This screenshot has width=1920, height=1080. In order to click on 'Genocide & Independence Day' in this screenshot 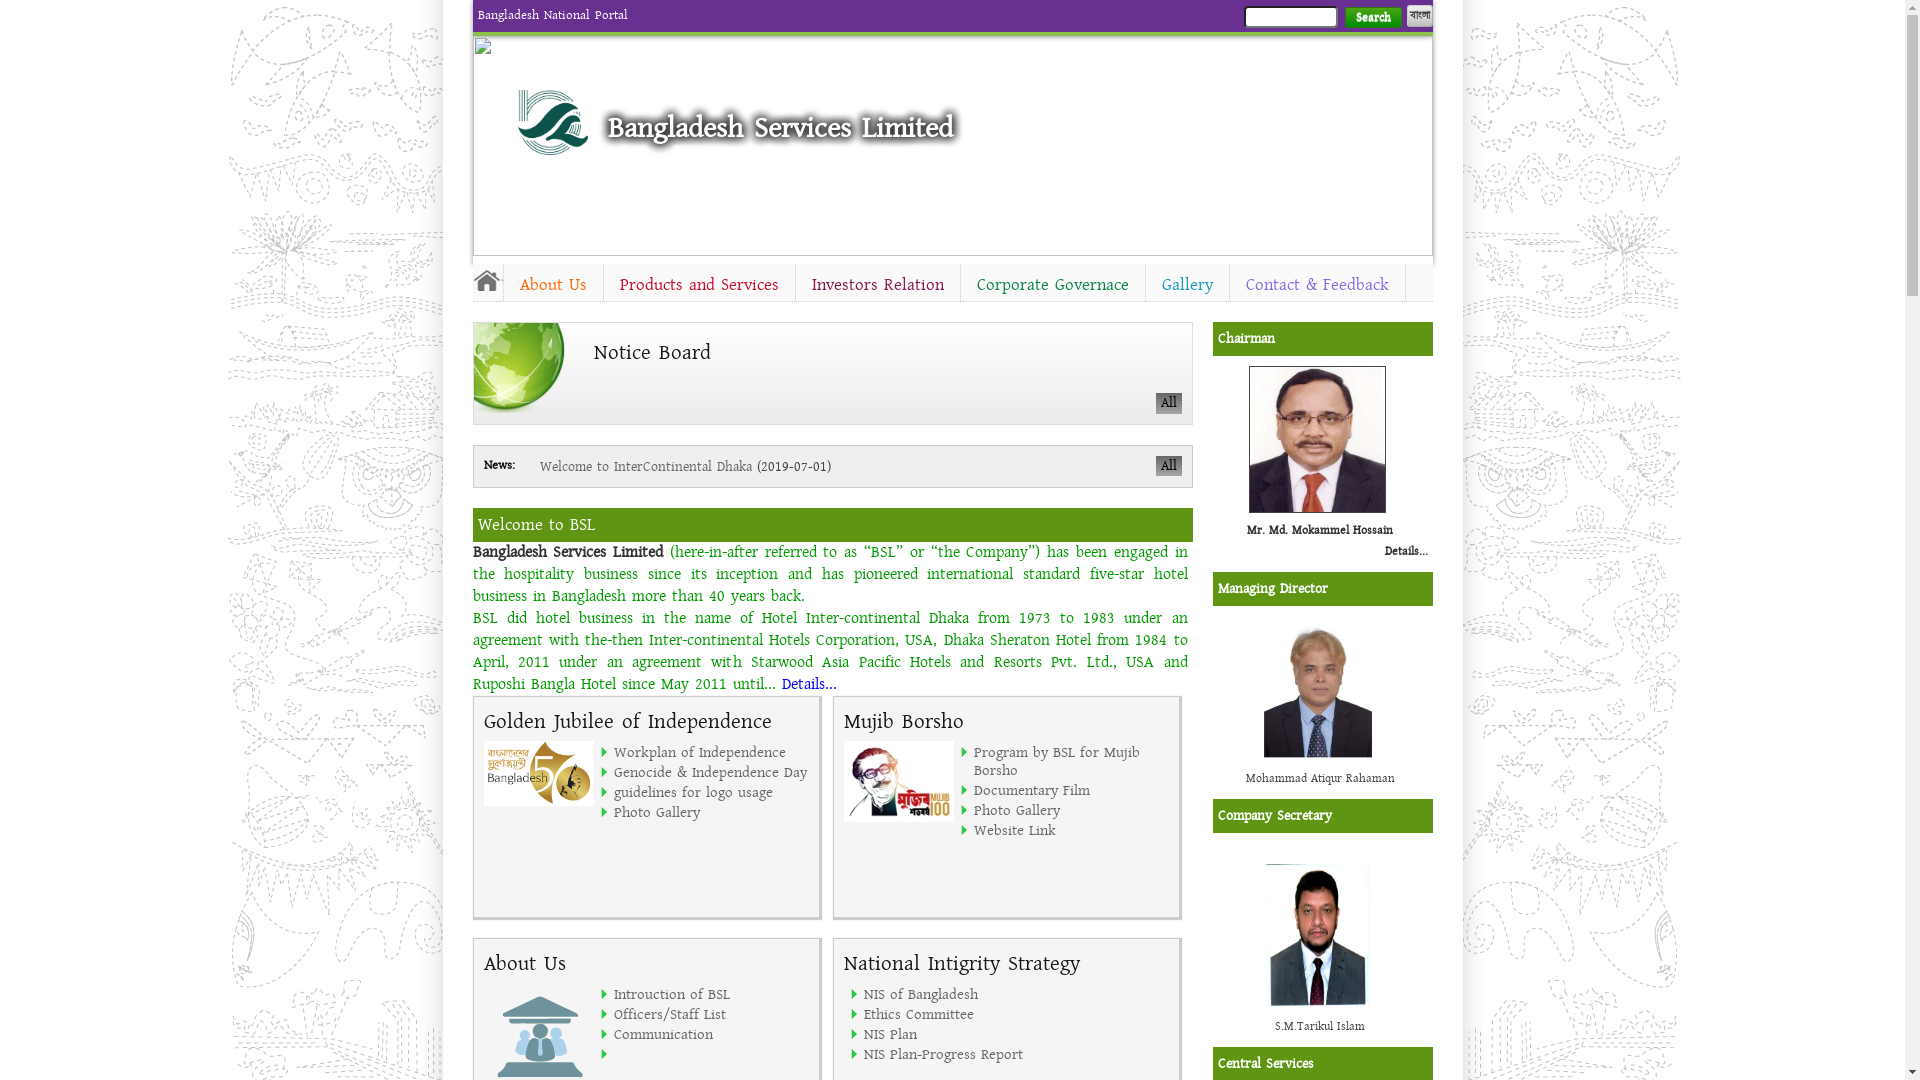, I will do `click(711, 770)`.